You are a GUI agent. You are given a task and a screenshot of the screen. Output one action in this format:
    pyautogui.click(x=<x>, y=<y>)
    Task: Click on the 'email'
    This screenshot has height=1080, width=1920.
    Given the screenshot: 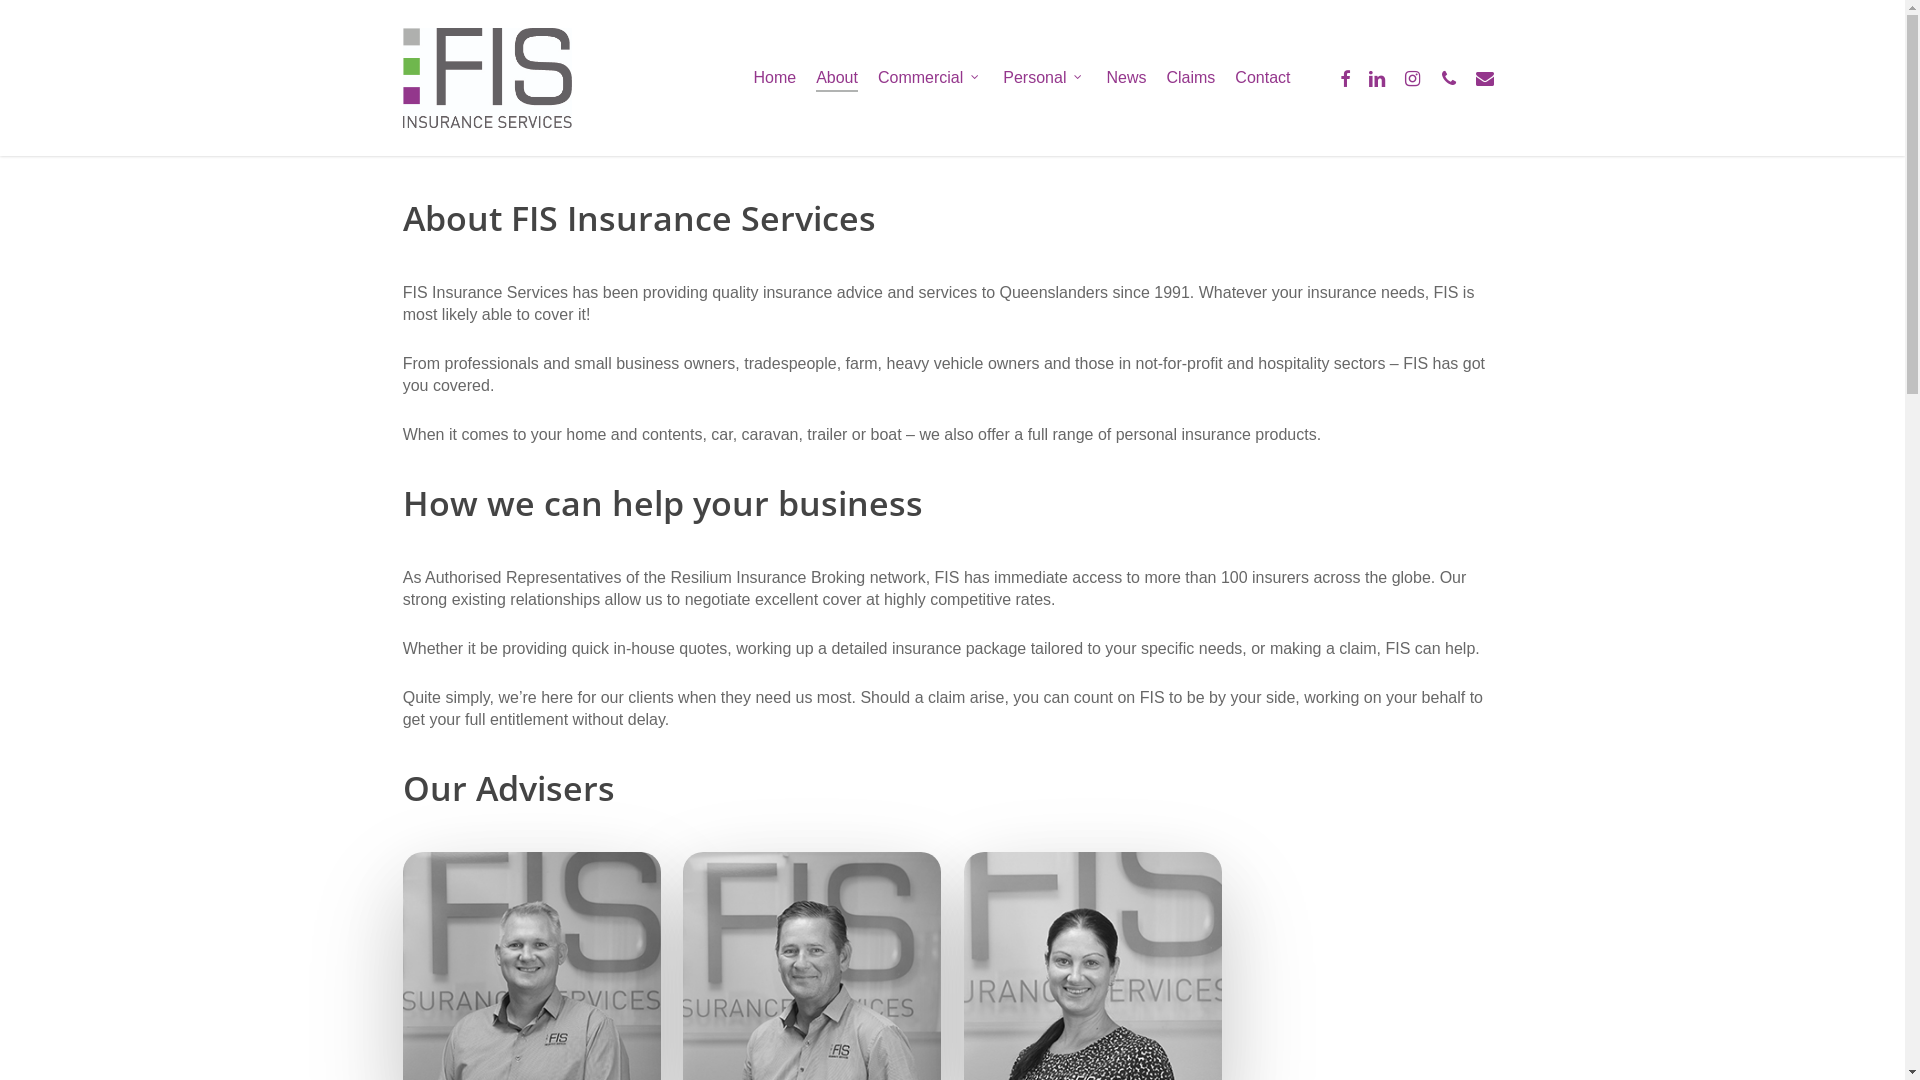 What is the action you would take?
    pyautogui.click(x=1483, y=76)
    